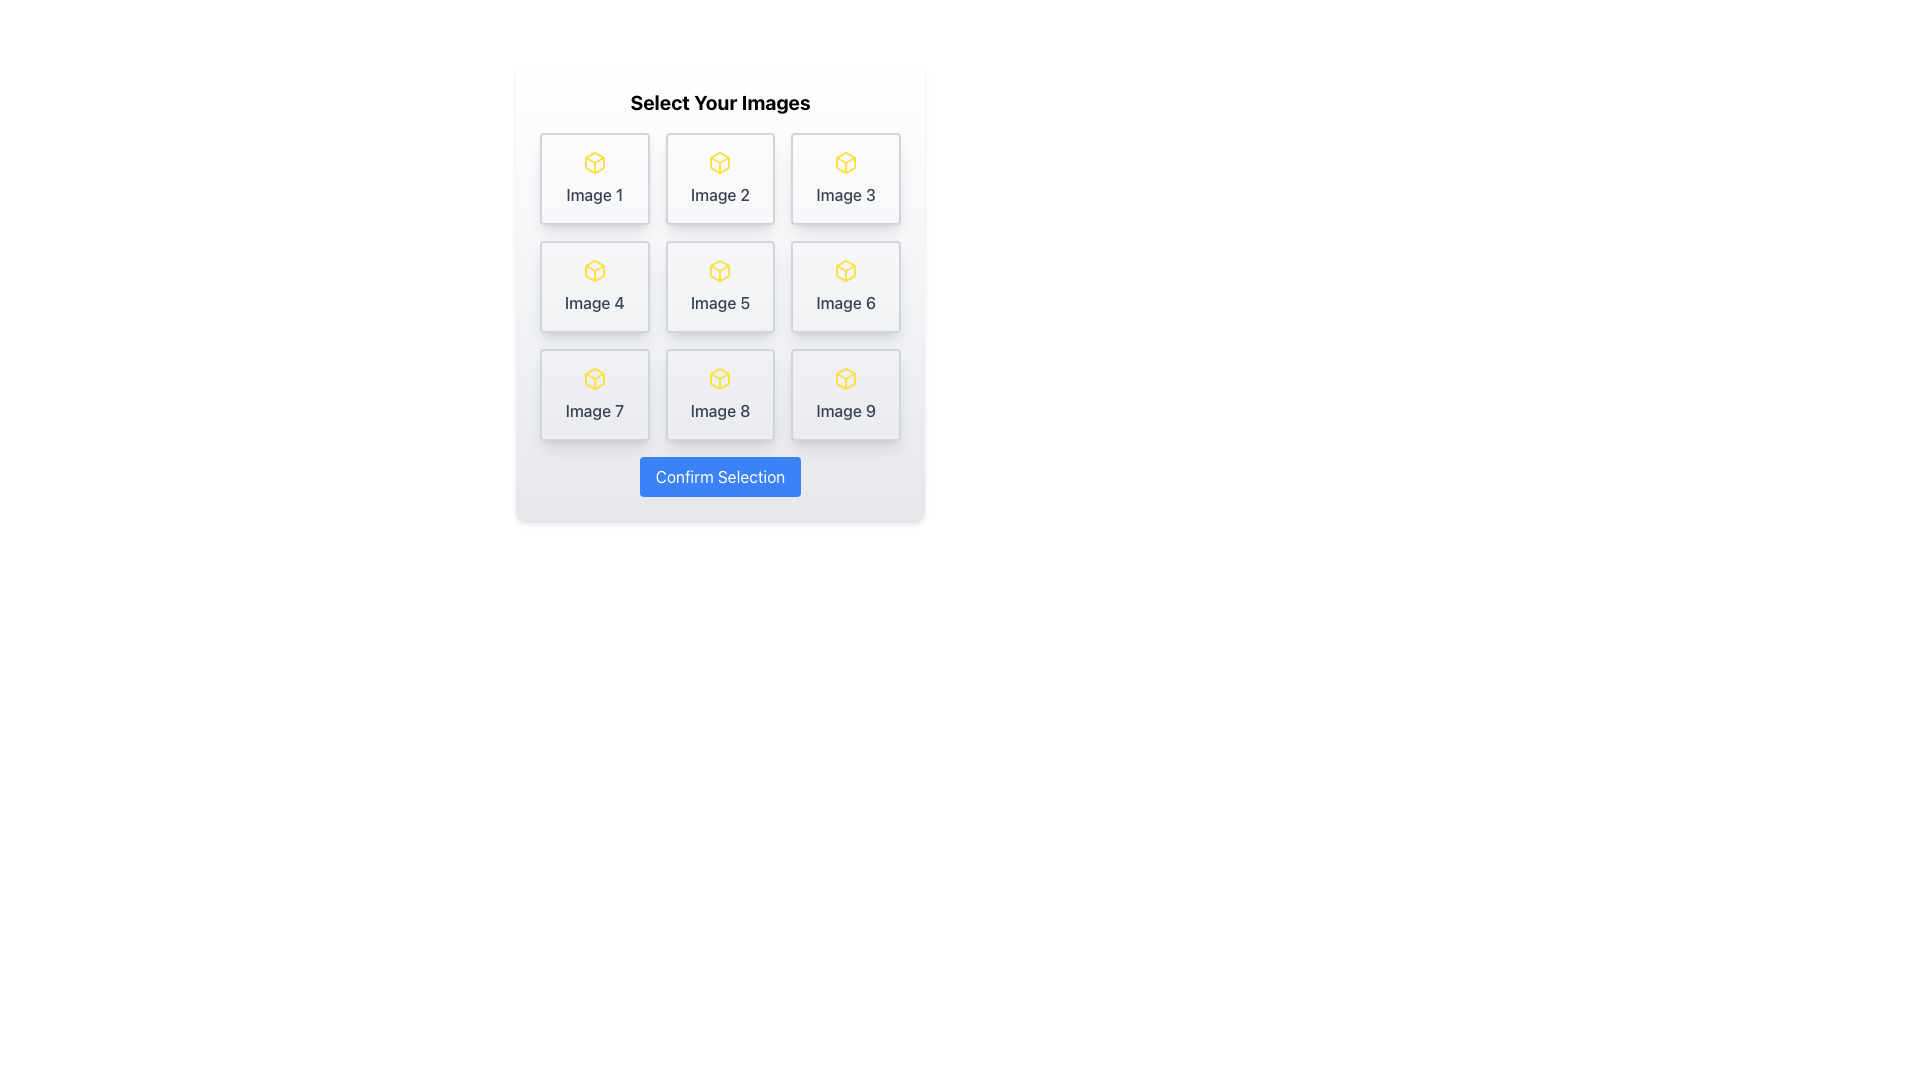 Image resolution: width=1920 pixels, height=1080 pixels. Describe the element at coordinates (846, 270) in the screenshot. I see `the icon representing 'Image 6'` at that location.